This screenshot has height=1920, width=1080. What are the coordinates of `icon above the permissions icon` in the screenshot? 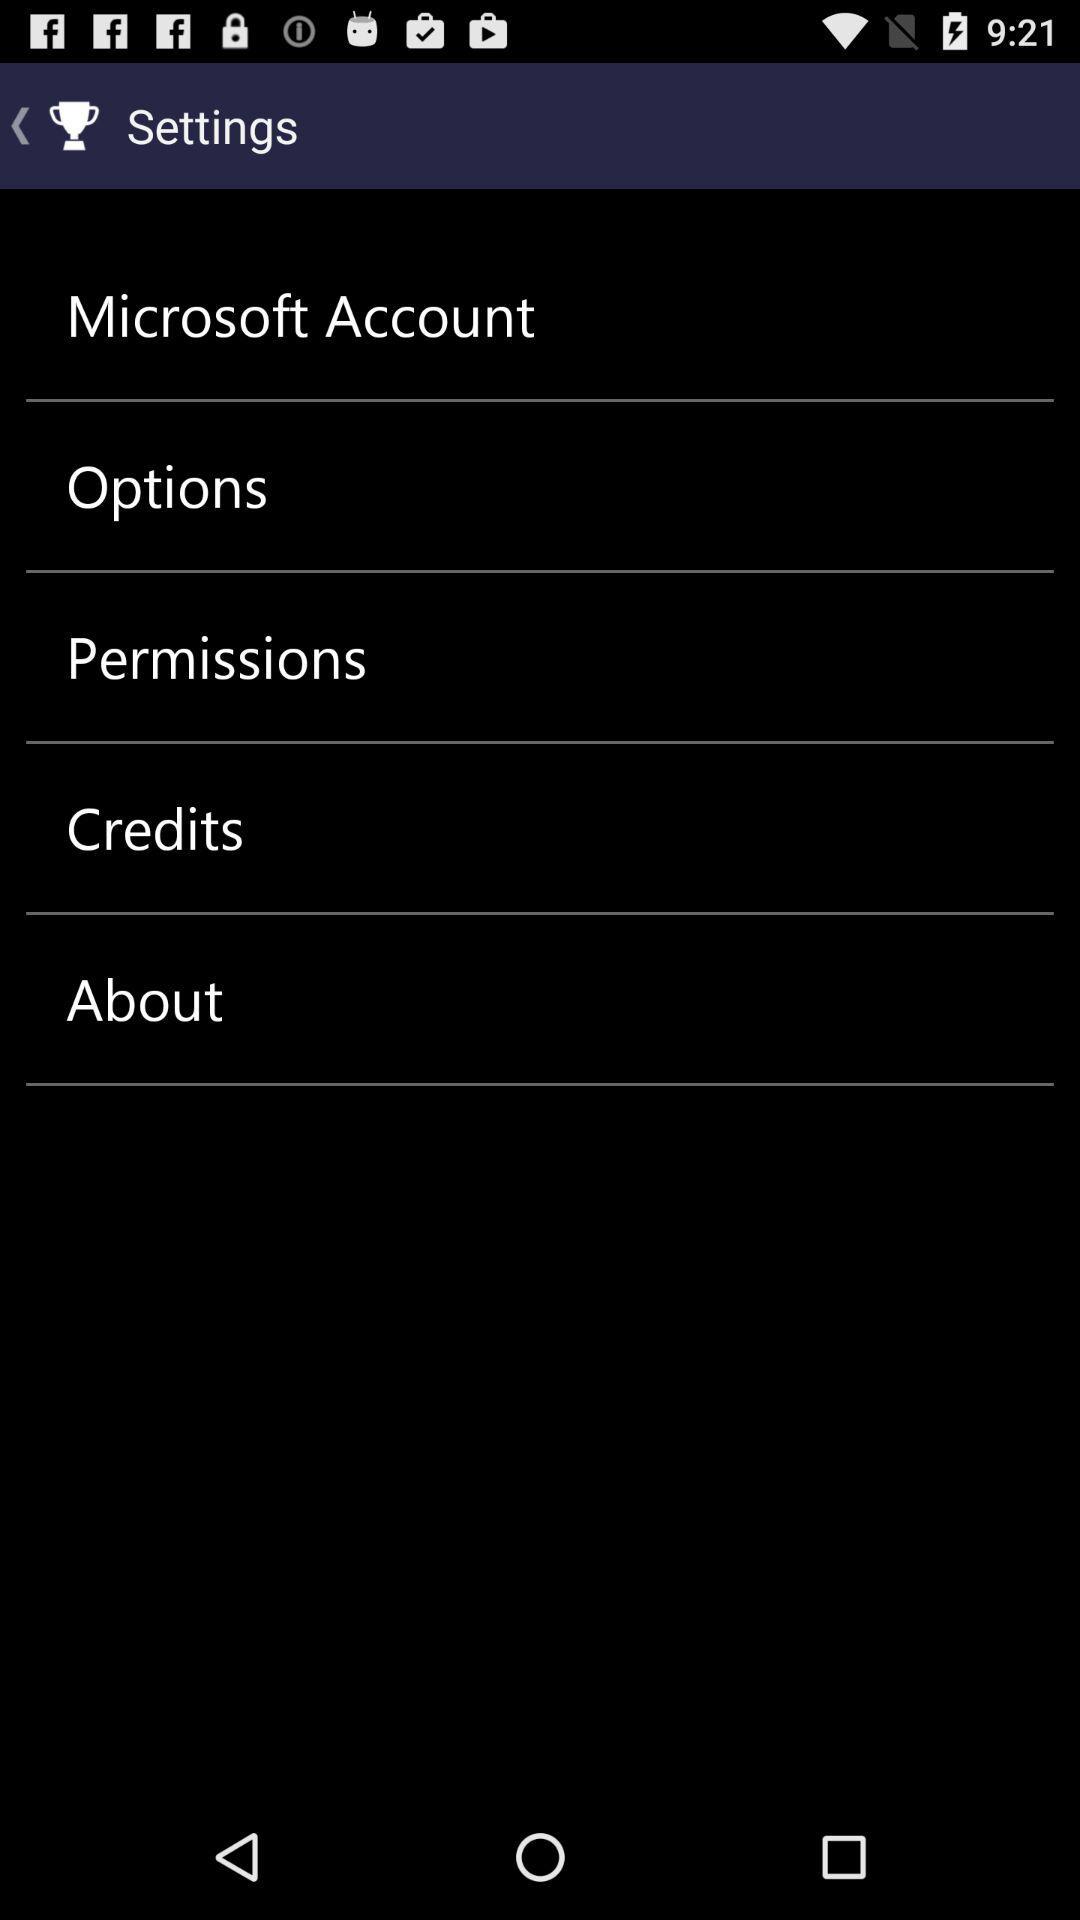 It's located at (166, 485).